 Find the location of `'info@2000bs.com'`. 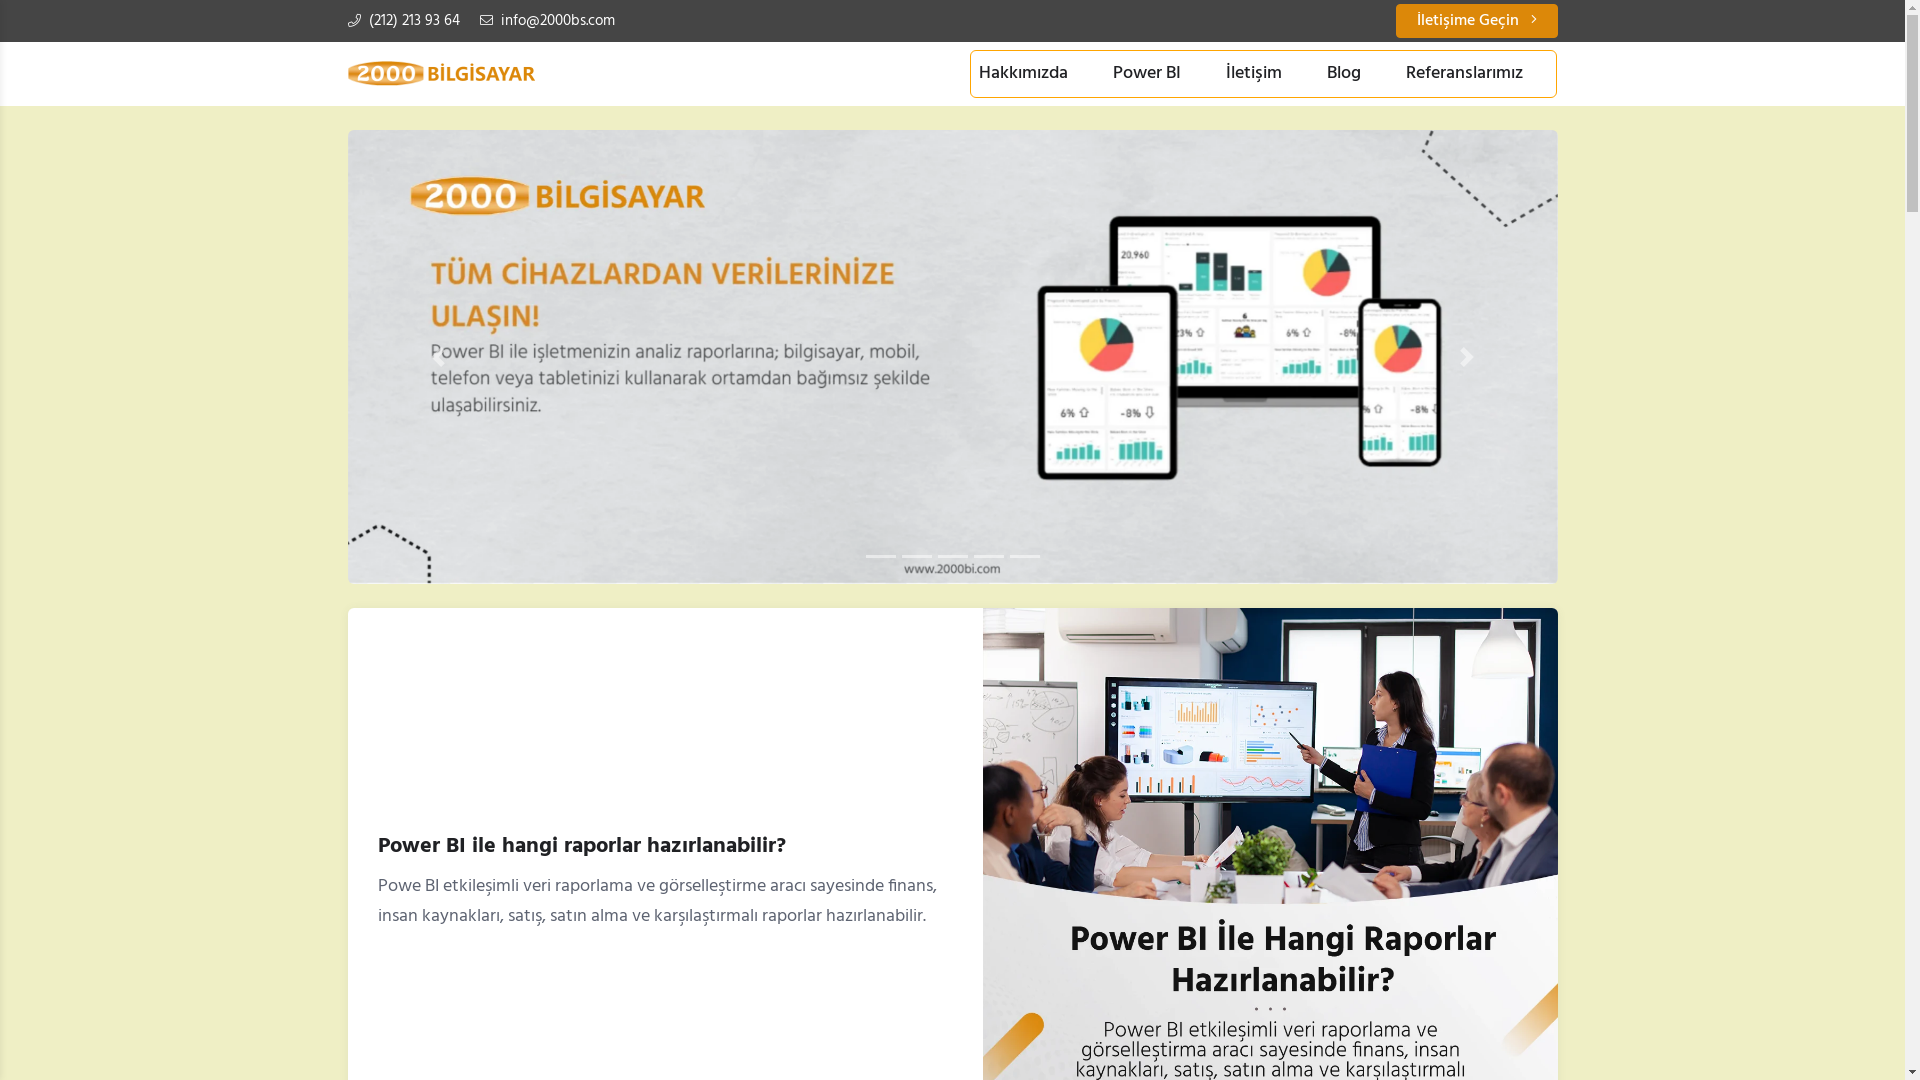

'info@2000bs.com' is located at coordinates (547, 20).